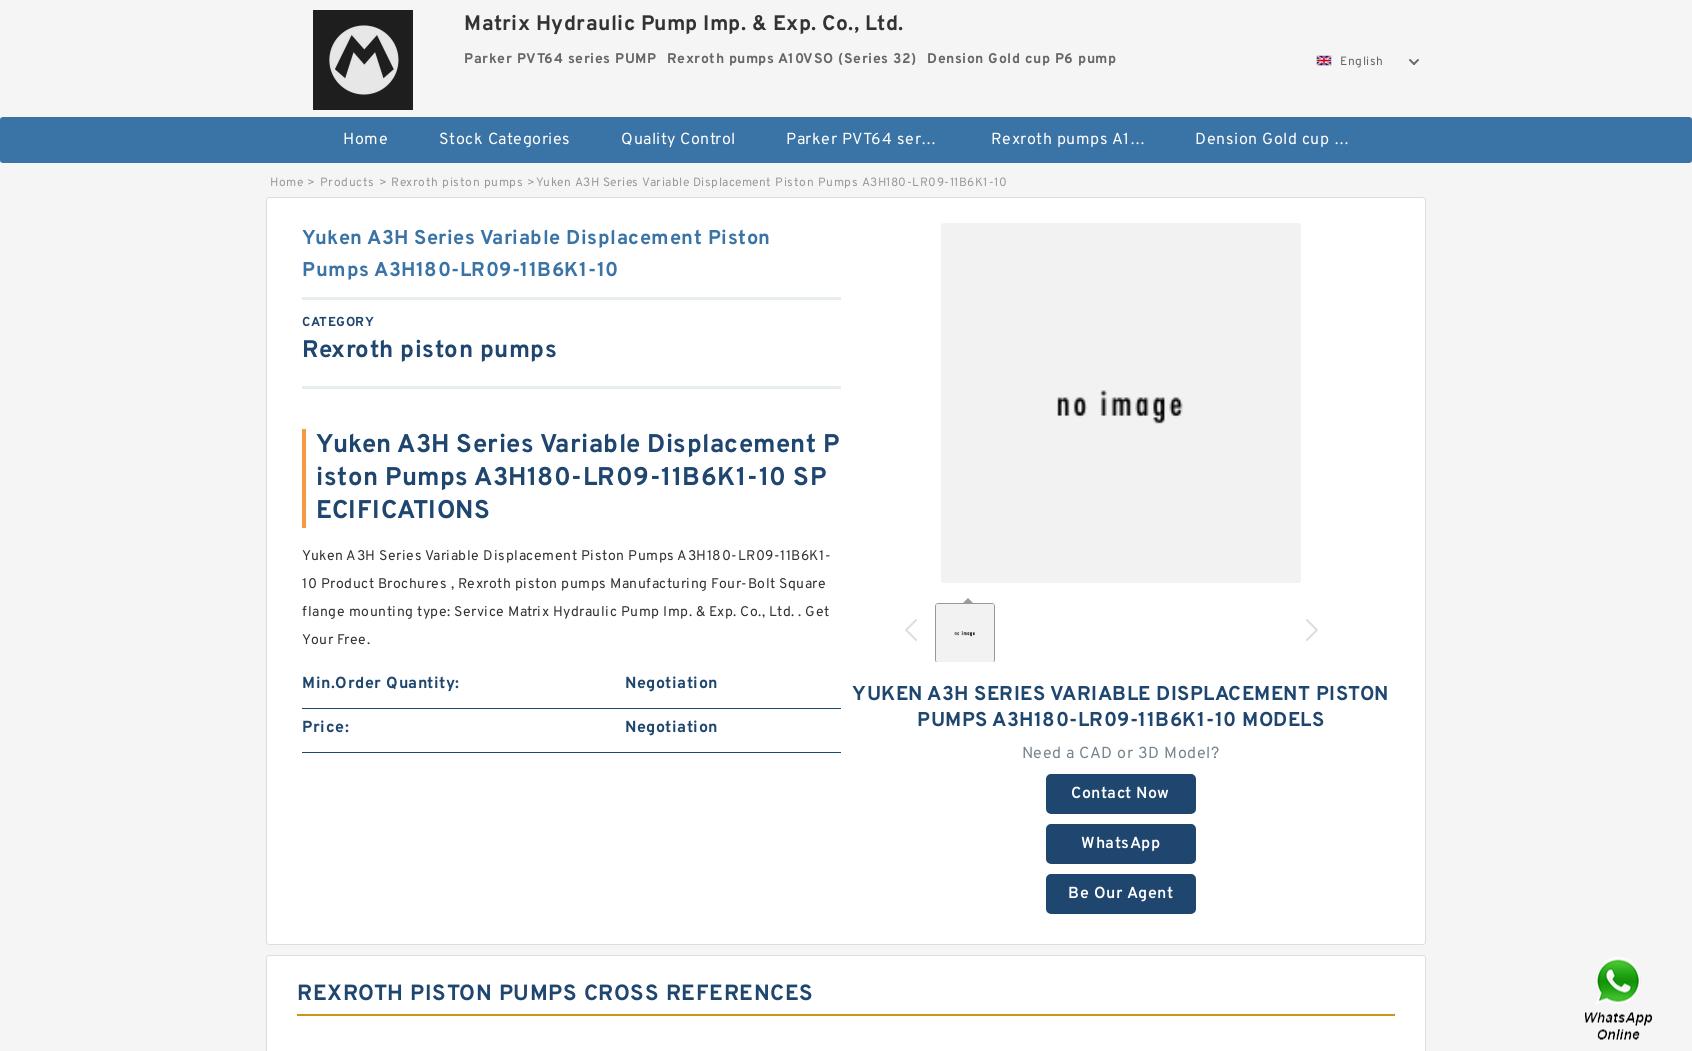 This screenshot has width=1692, height=1051. I want to click on 'Yuken A3H Series Variable Displacement Piston Pumps A3H180-LR09-11B6K1-10 SPECIFICATIONS', so click(315, 477).